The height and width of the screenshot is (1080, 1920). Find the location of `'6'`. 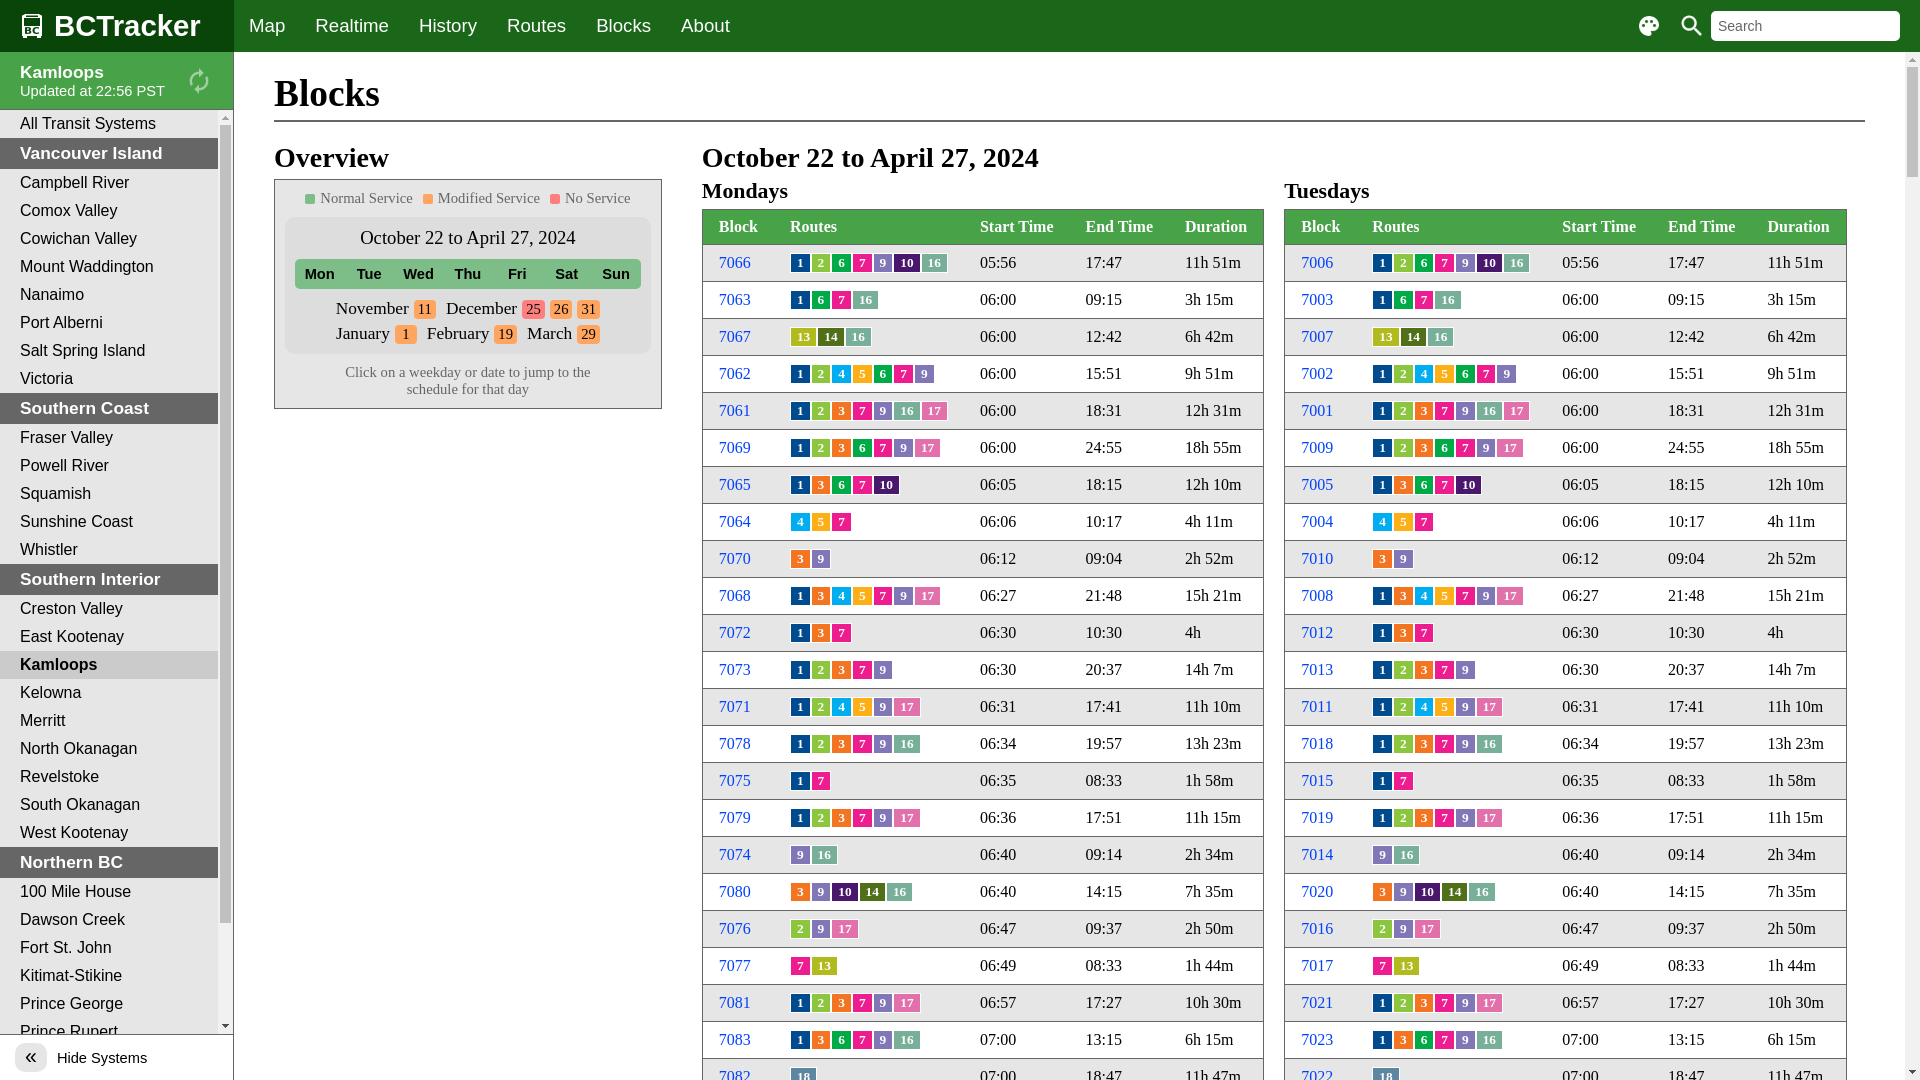

'6' is located at coordinates (862, 446).